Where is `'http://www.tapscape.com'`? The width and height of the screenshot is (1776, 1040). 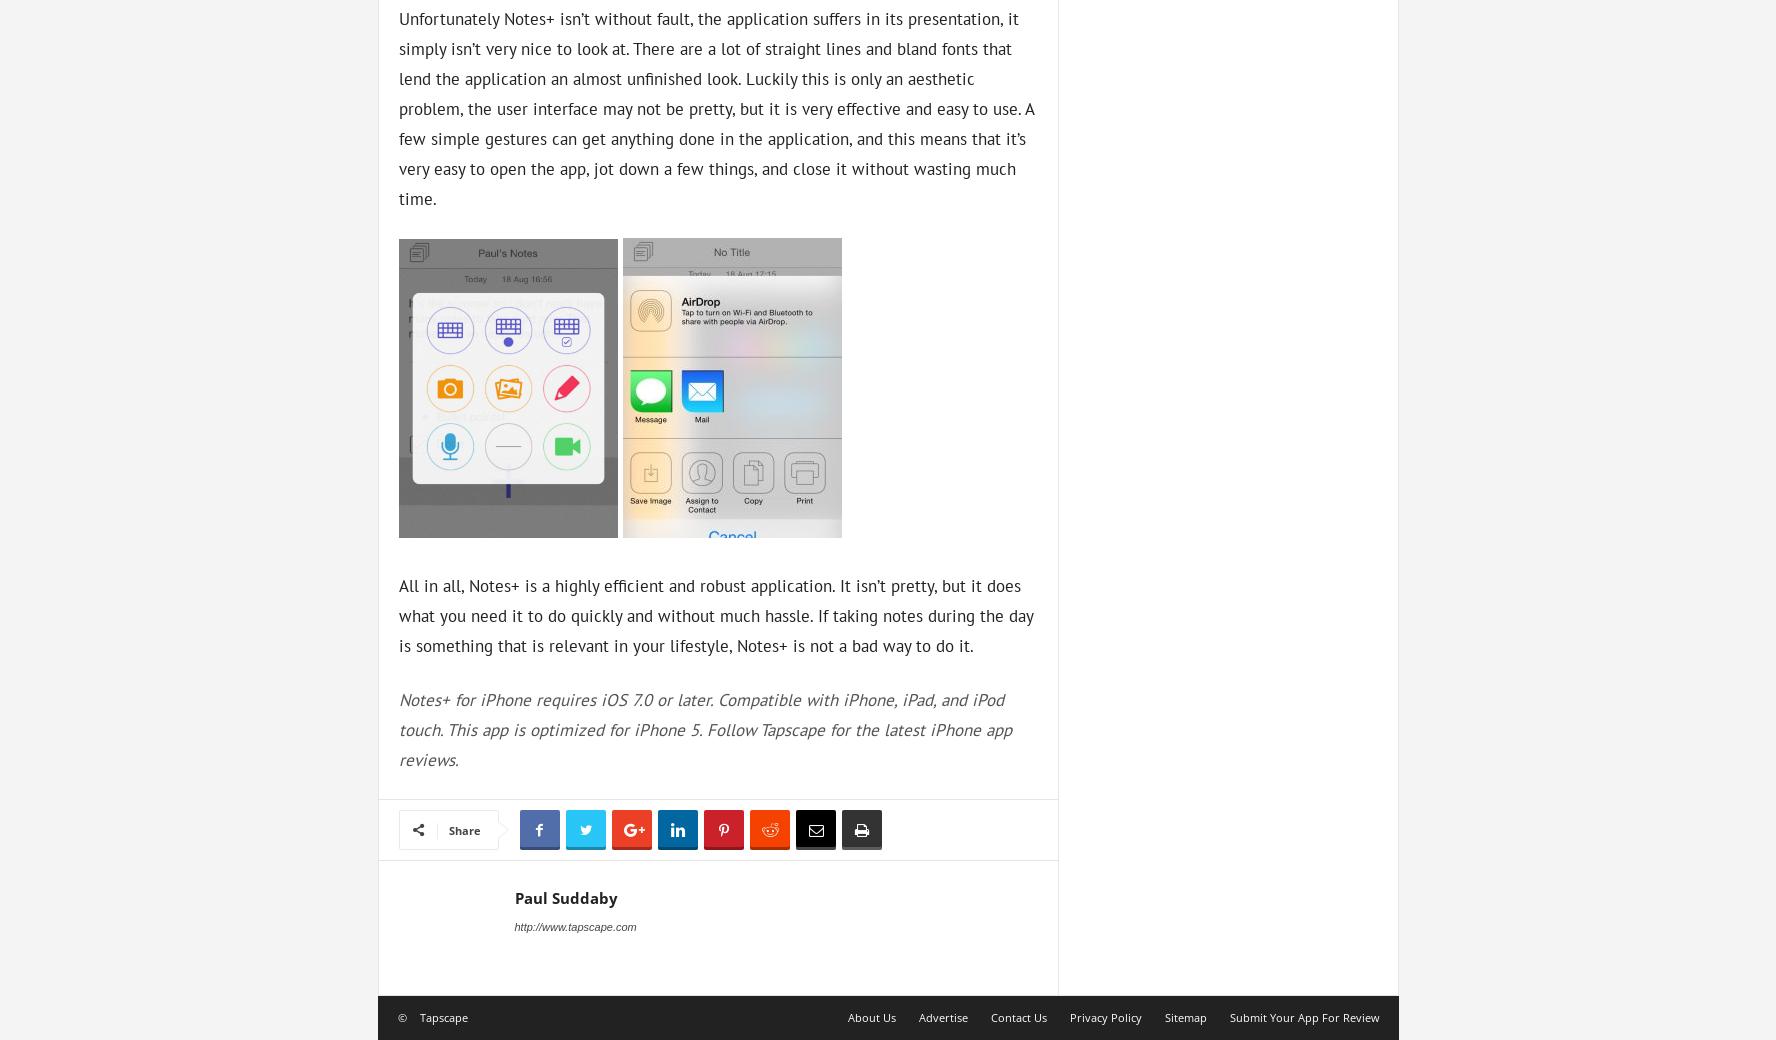 'http://www.tapscape.com' is located at coordinates (575, 924).